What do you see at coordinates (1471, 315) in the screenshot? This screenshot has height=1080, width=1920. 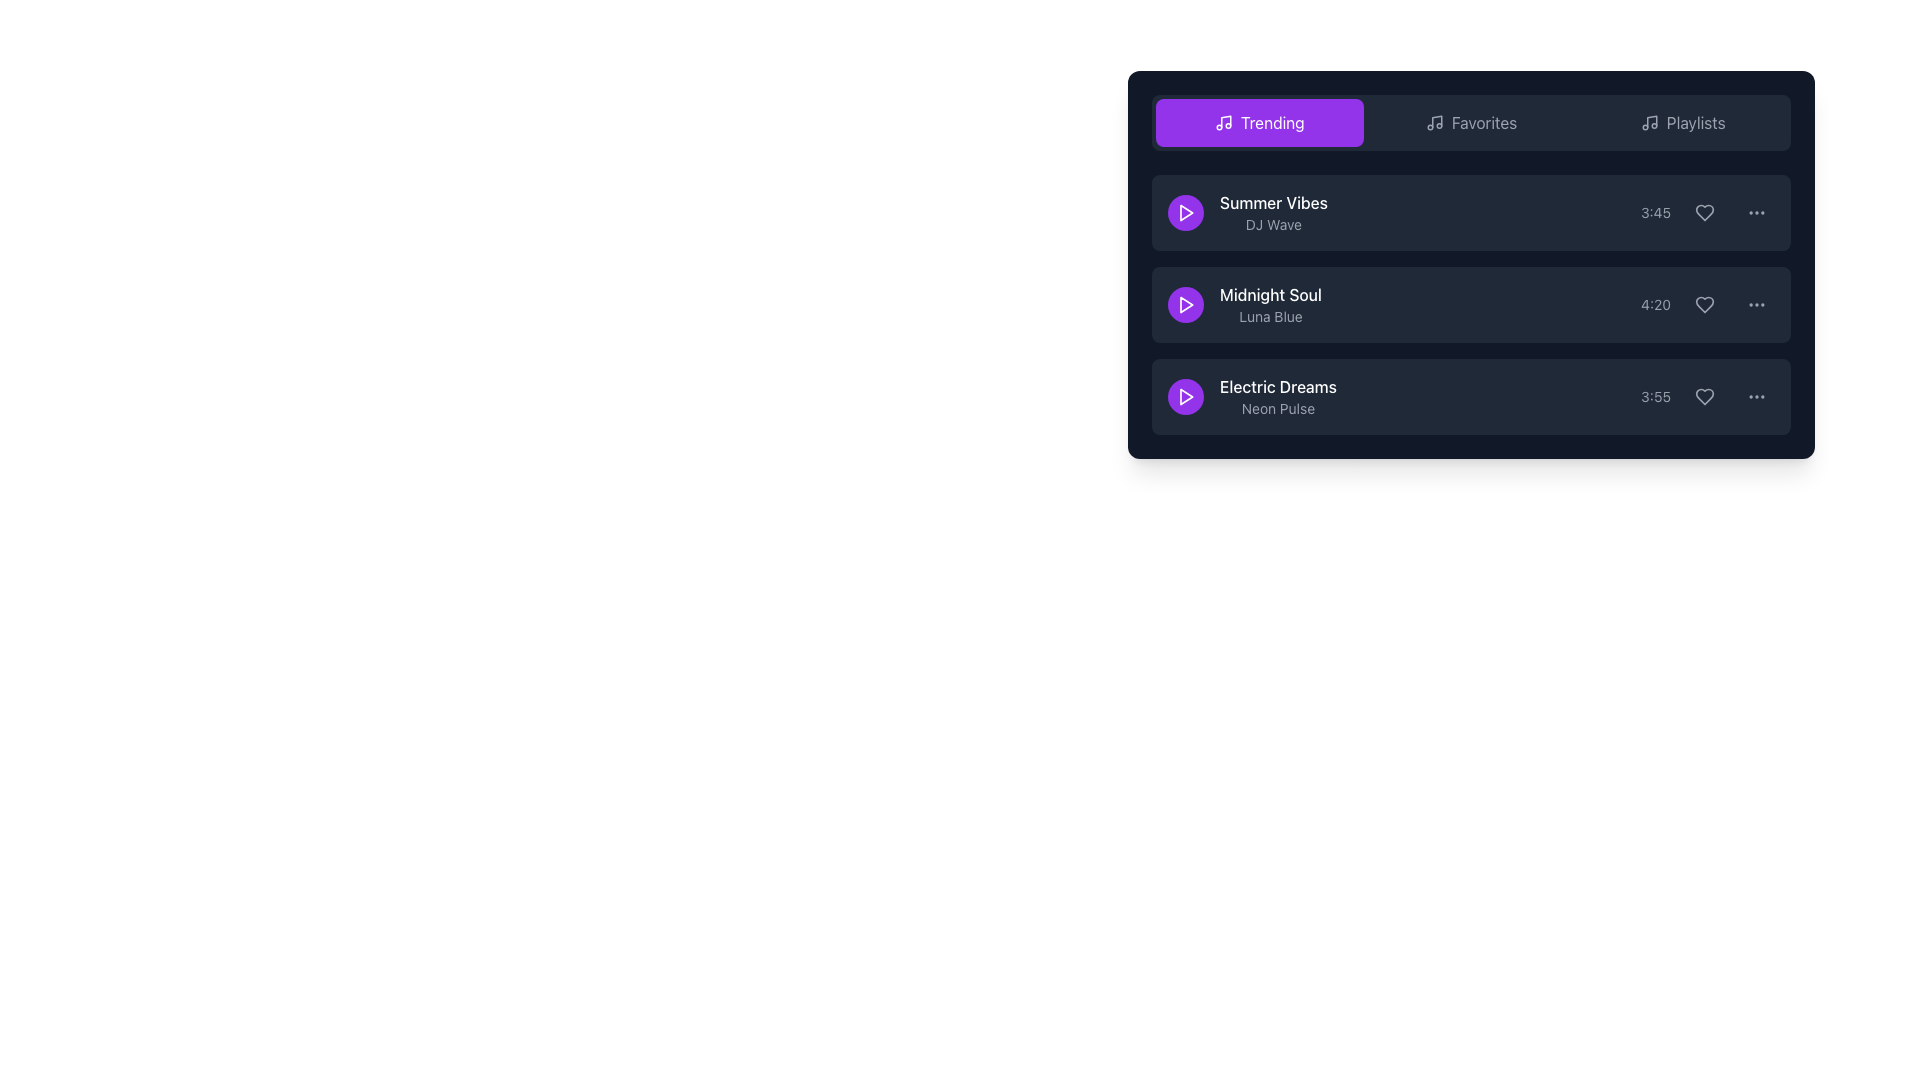 I see `the second item in the music playlist interface under 'Summer Vibes' to play the track` at bounding box center [1471, 315].